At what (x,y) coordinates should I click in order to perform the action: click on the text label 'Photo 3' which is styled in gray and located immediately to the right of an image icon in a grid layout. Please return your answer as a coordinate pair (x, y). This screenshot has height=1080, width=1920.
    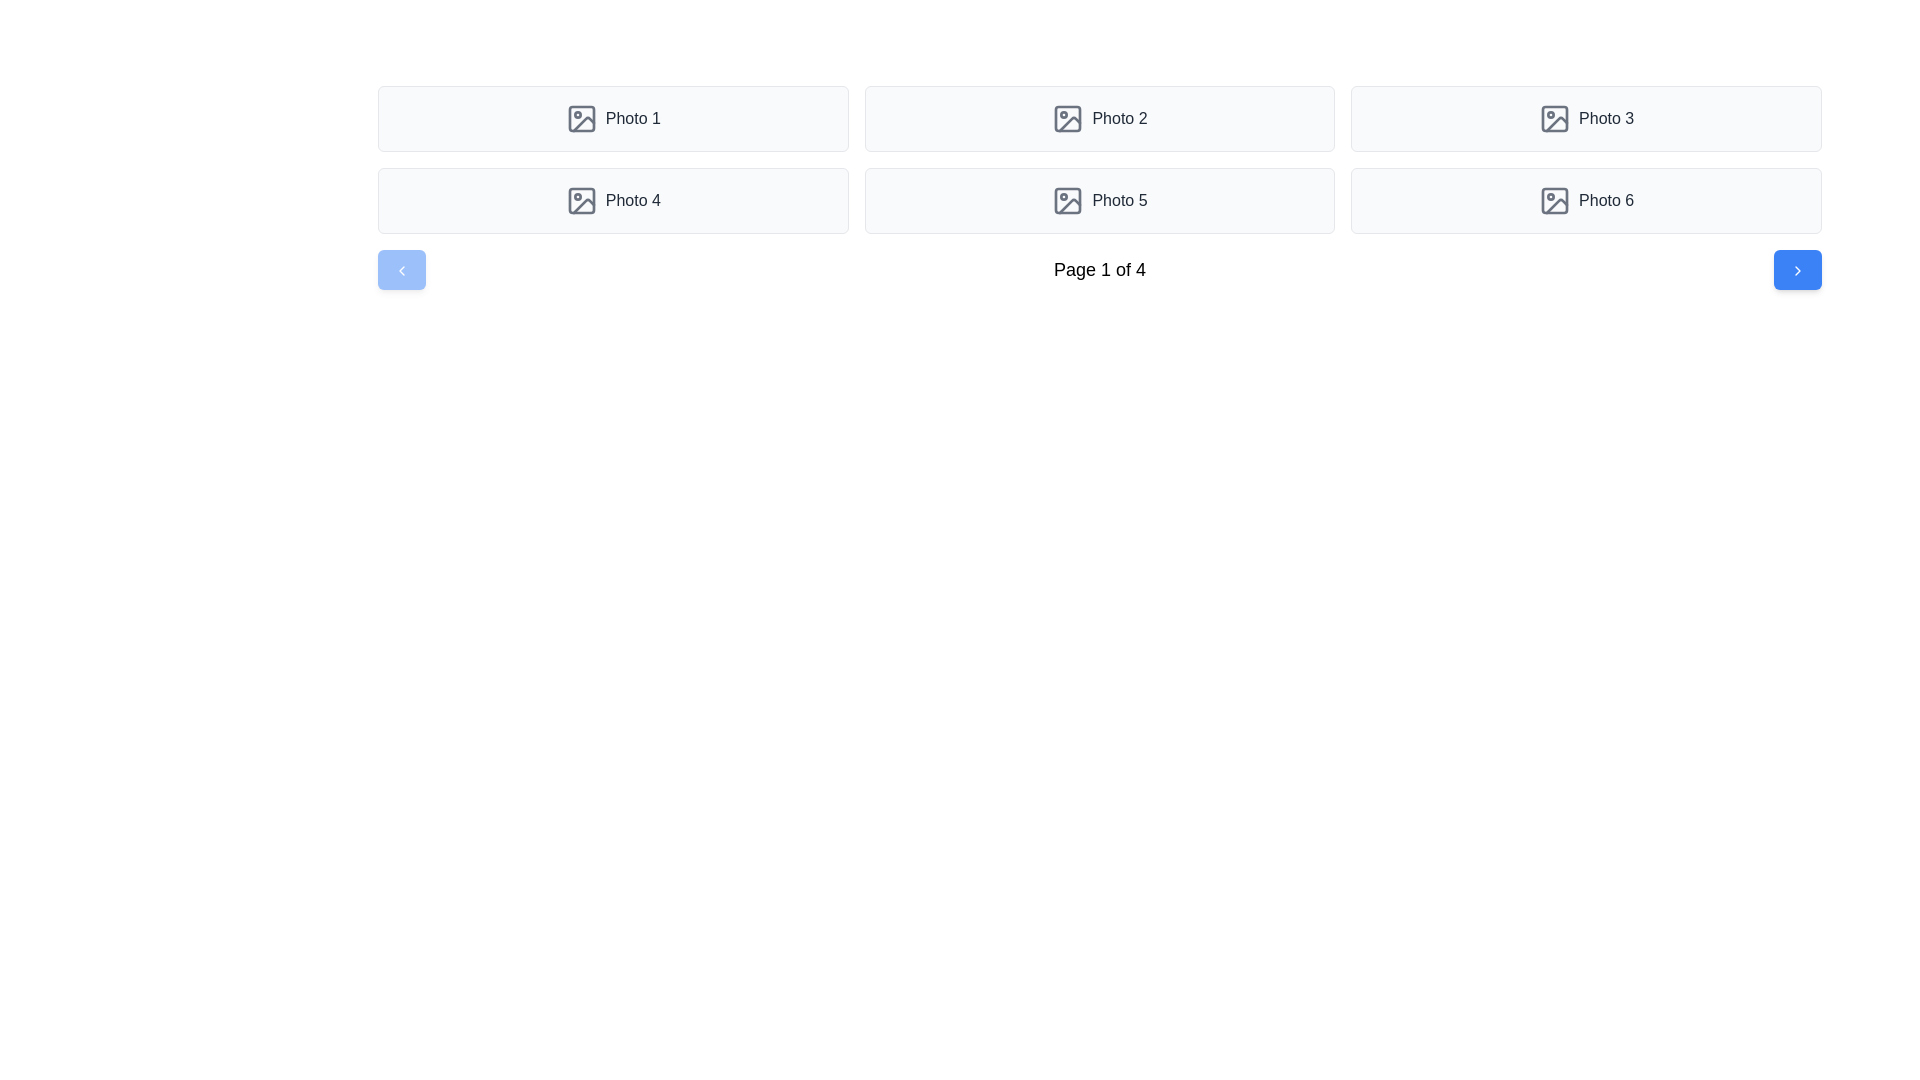
    Looking at the image, I should click on (1606, 119).